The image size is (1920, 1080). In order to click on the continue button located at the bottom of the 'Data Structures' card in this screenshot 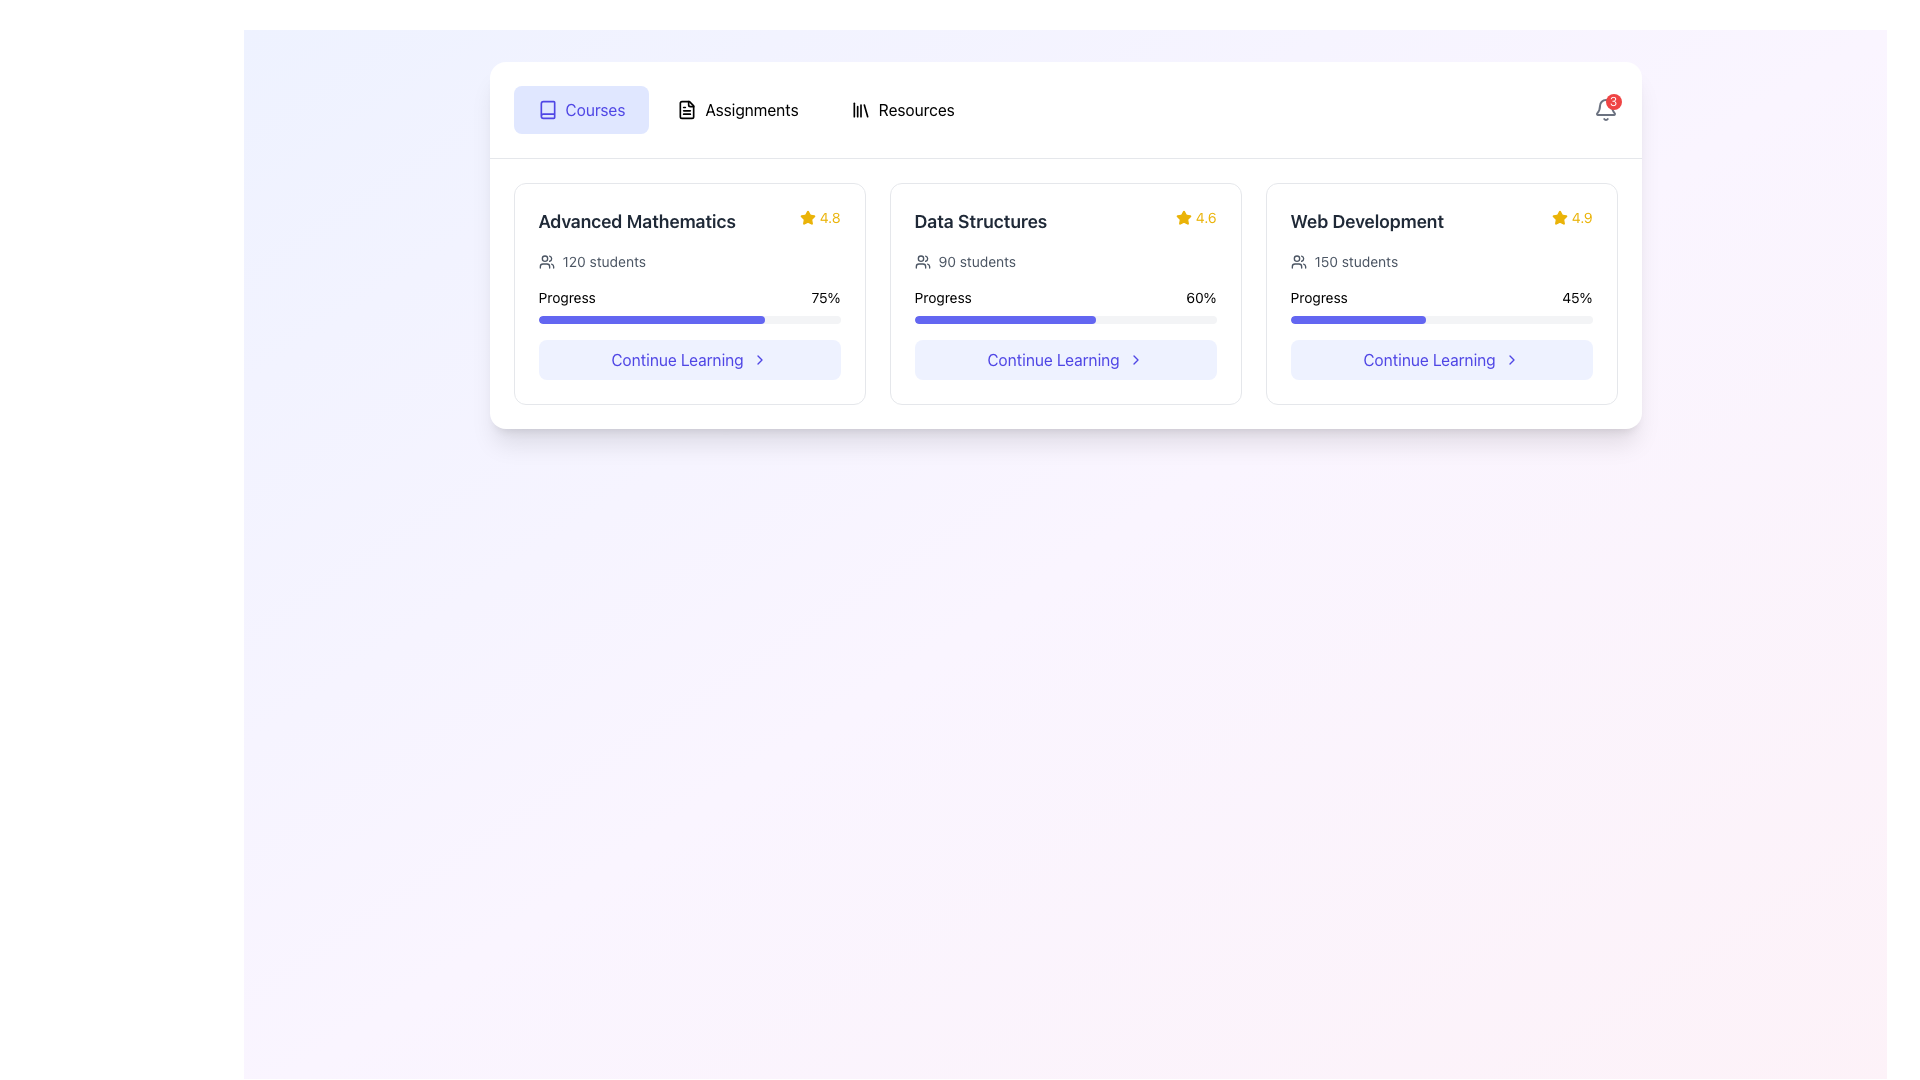, I will do `click(1064, 358)`.